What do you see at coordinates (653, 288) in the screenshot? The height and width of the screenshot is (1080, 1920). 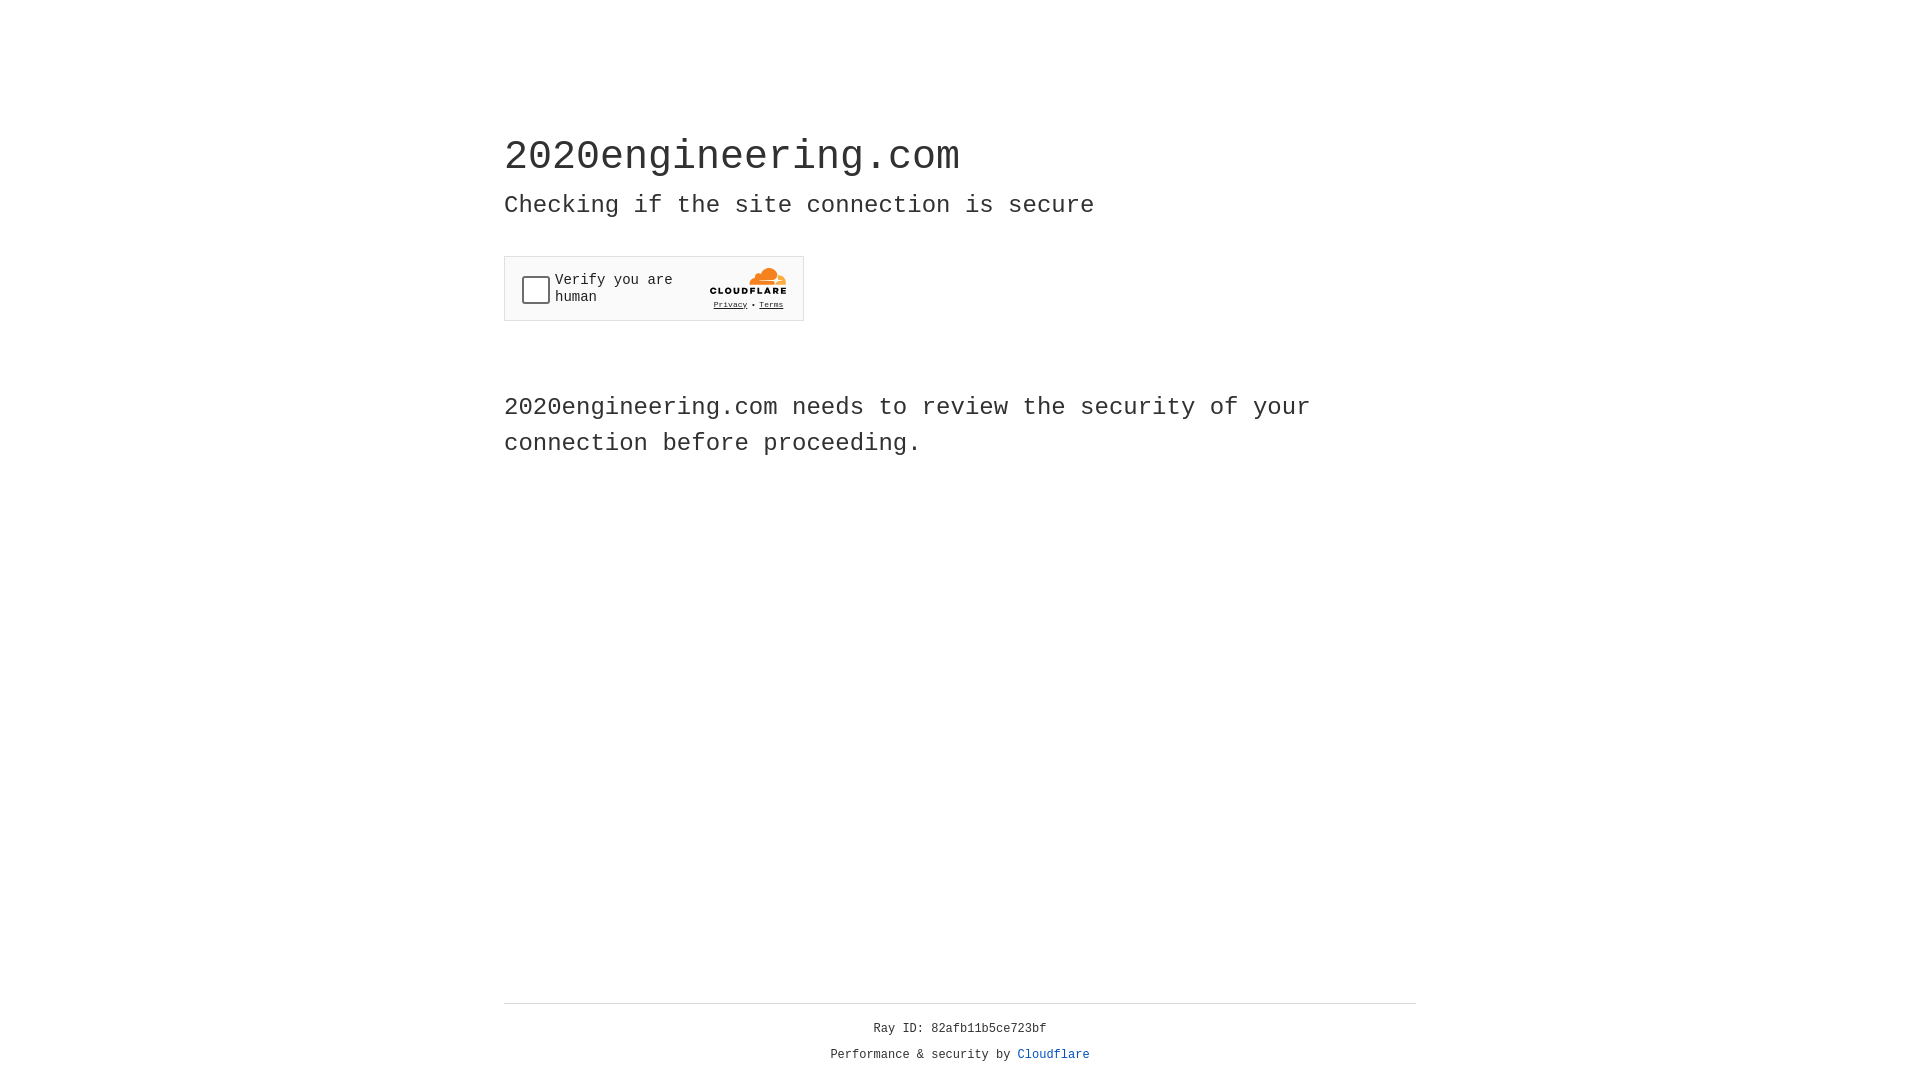 I see `'Widget containing a Cloudflare security challenge'` at bounding box center [653, 288].